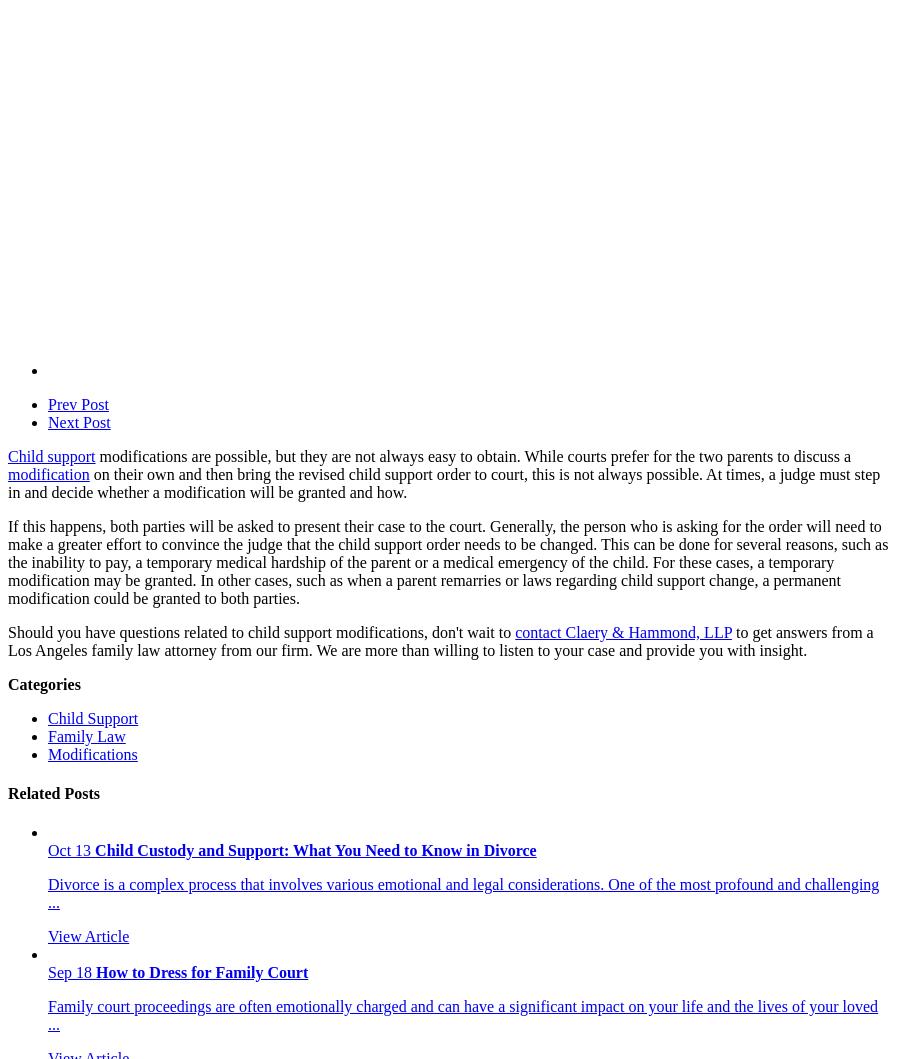 This screenshot has height=1059, width=900. I want to click on 'Oct 13', so click(46, 850).